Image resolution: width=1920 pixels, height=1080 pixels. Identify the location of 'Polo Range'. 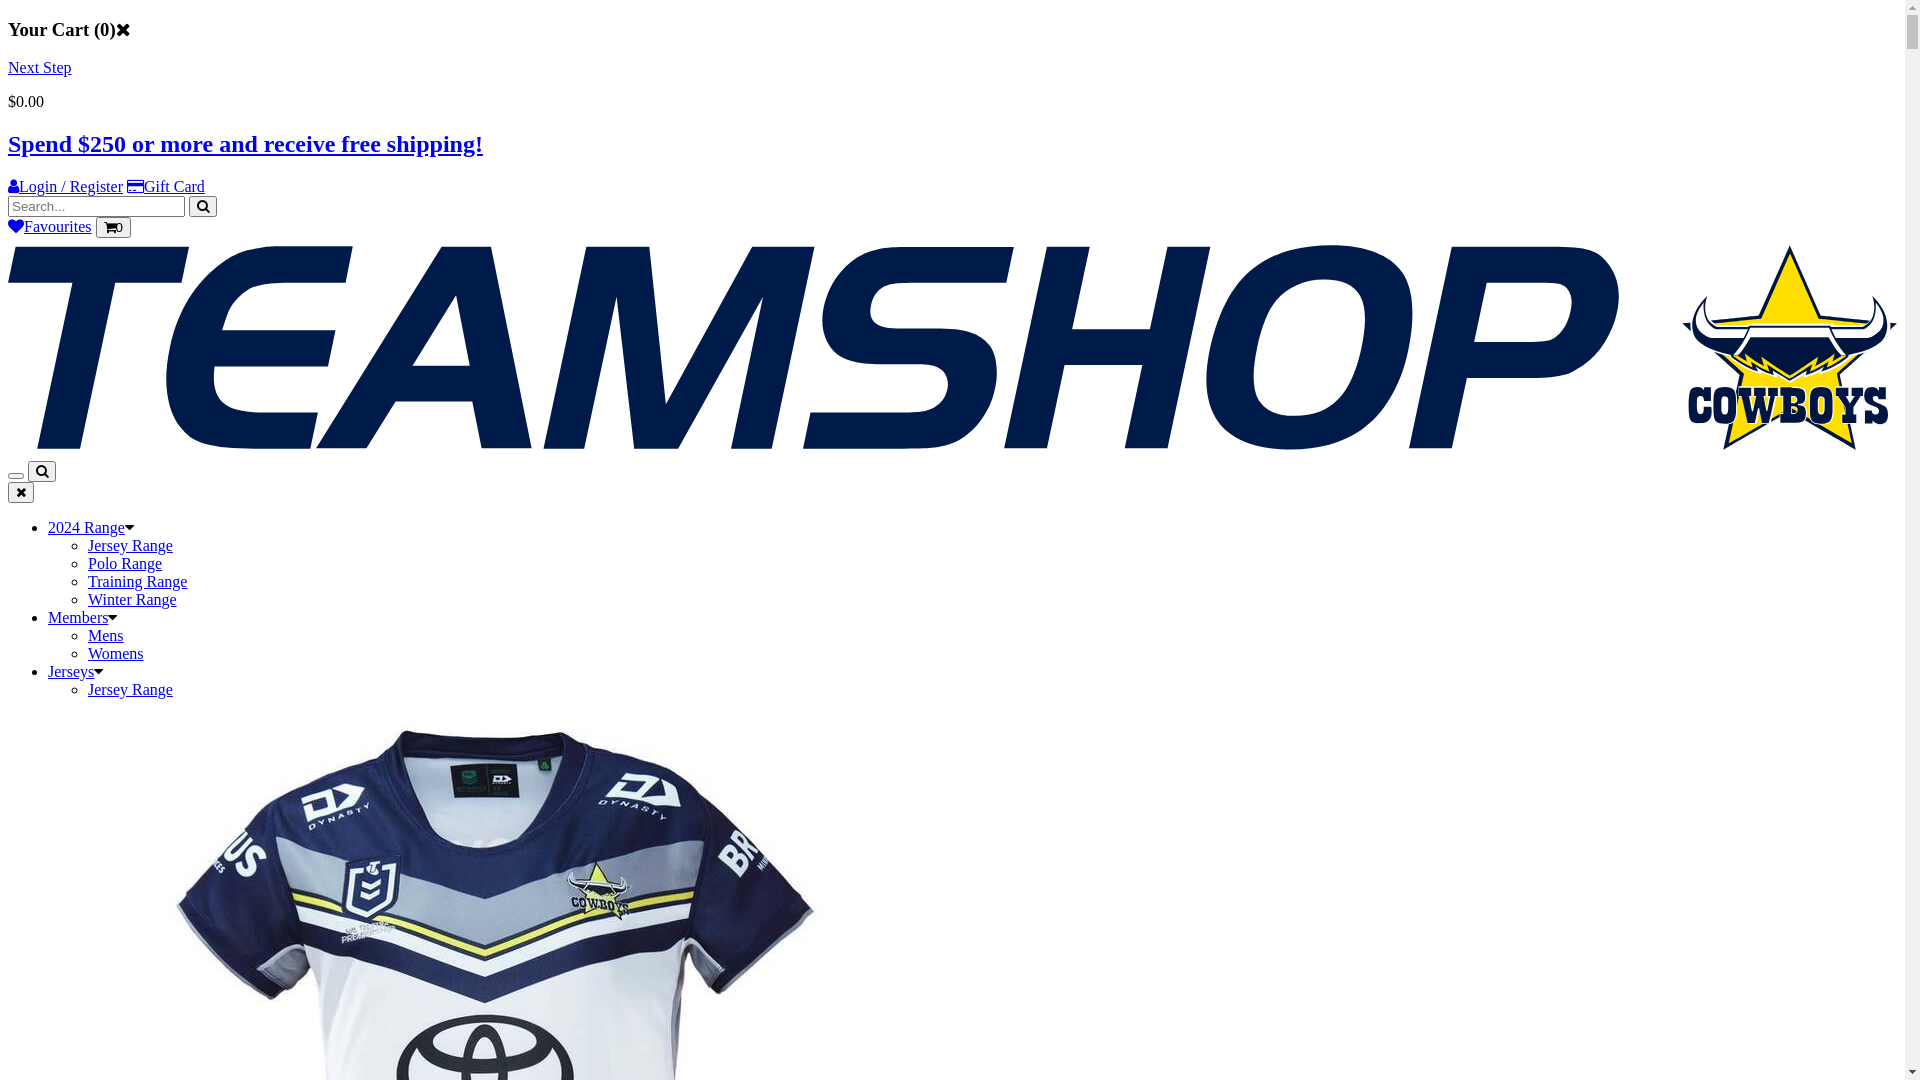
(123, 563).